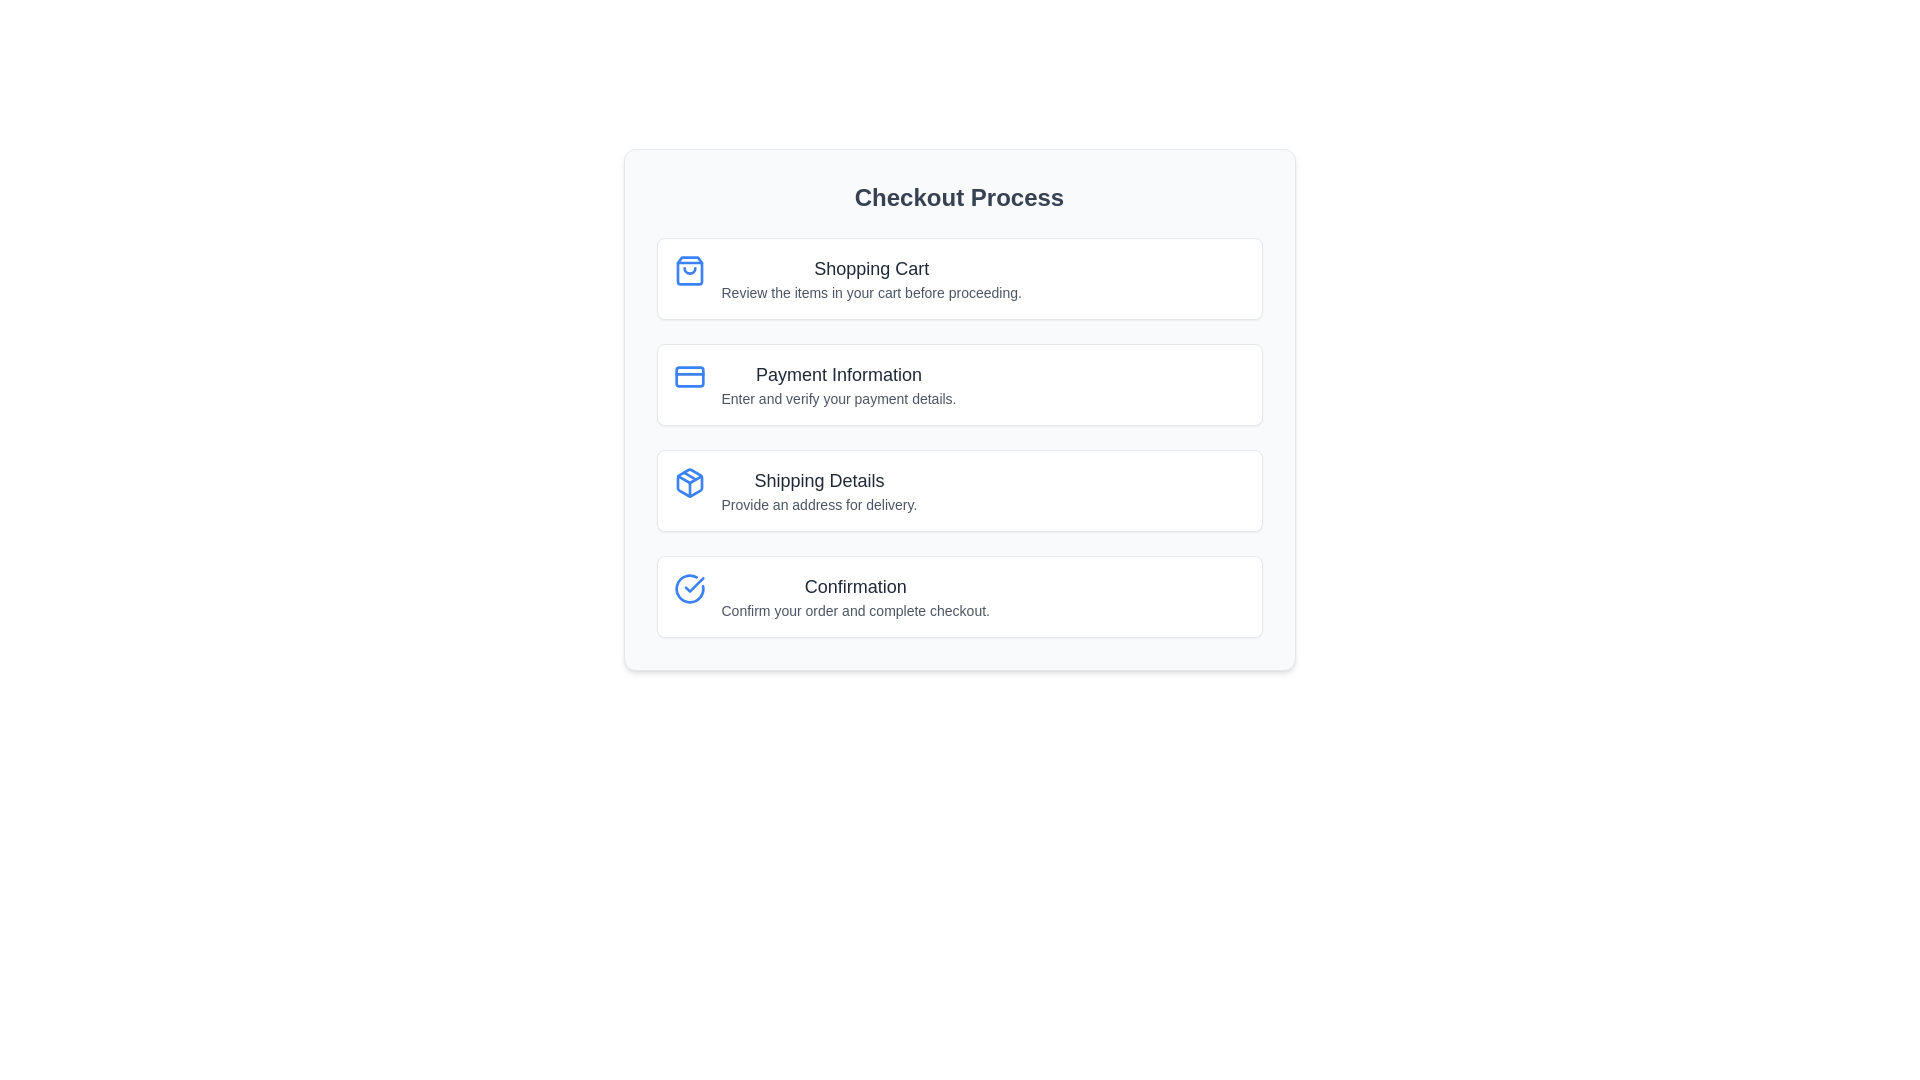 This screenshot has height=1080, width=1920. What do you see at coordinates (689, 377) in the screenshot?
I see `the decorative credit card icon located in the 'Payment Information' section of the interface` at bounding box center [689, 377].